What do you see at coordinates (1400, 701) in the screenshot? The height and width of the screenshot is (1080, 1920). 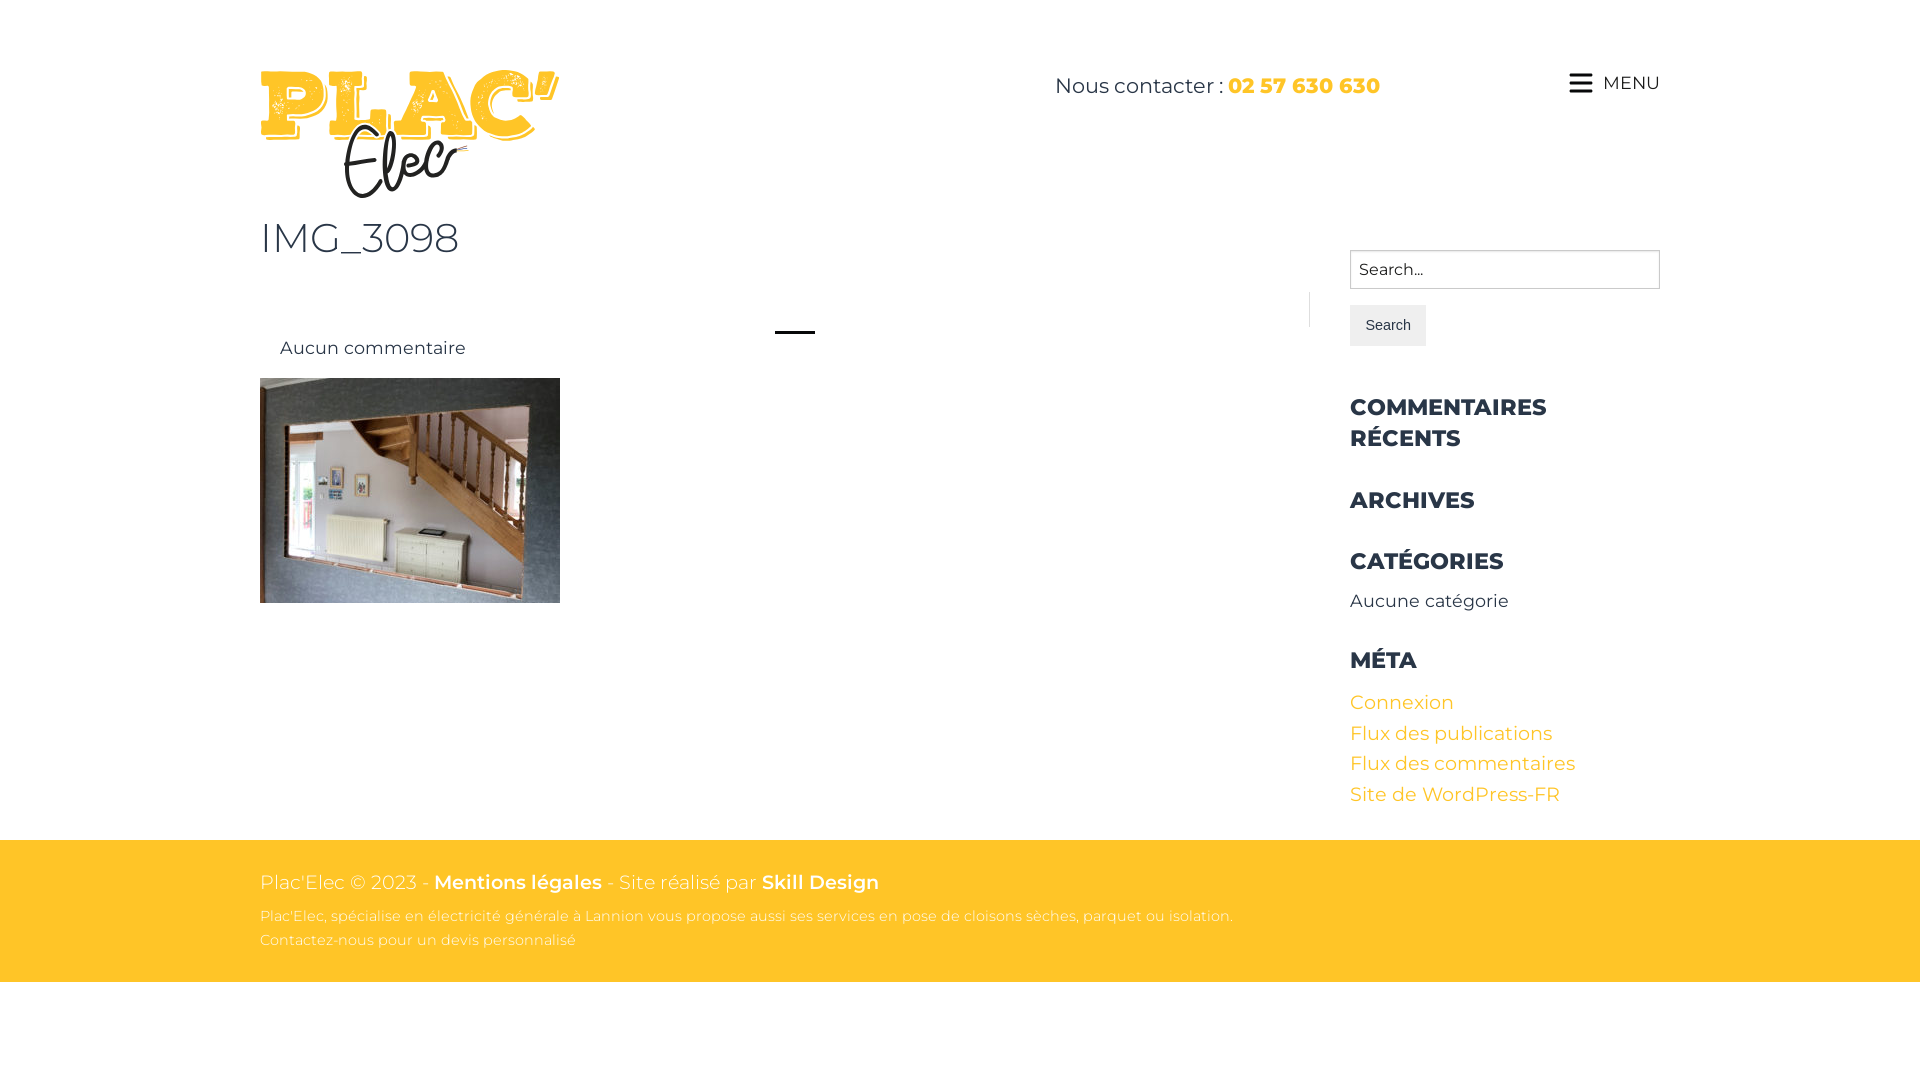 I see `'Connexion'` at bounding box center [1400, 701].